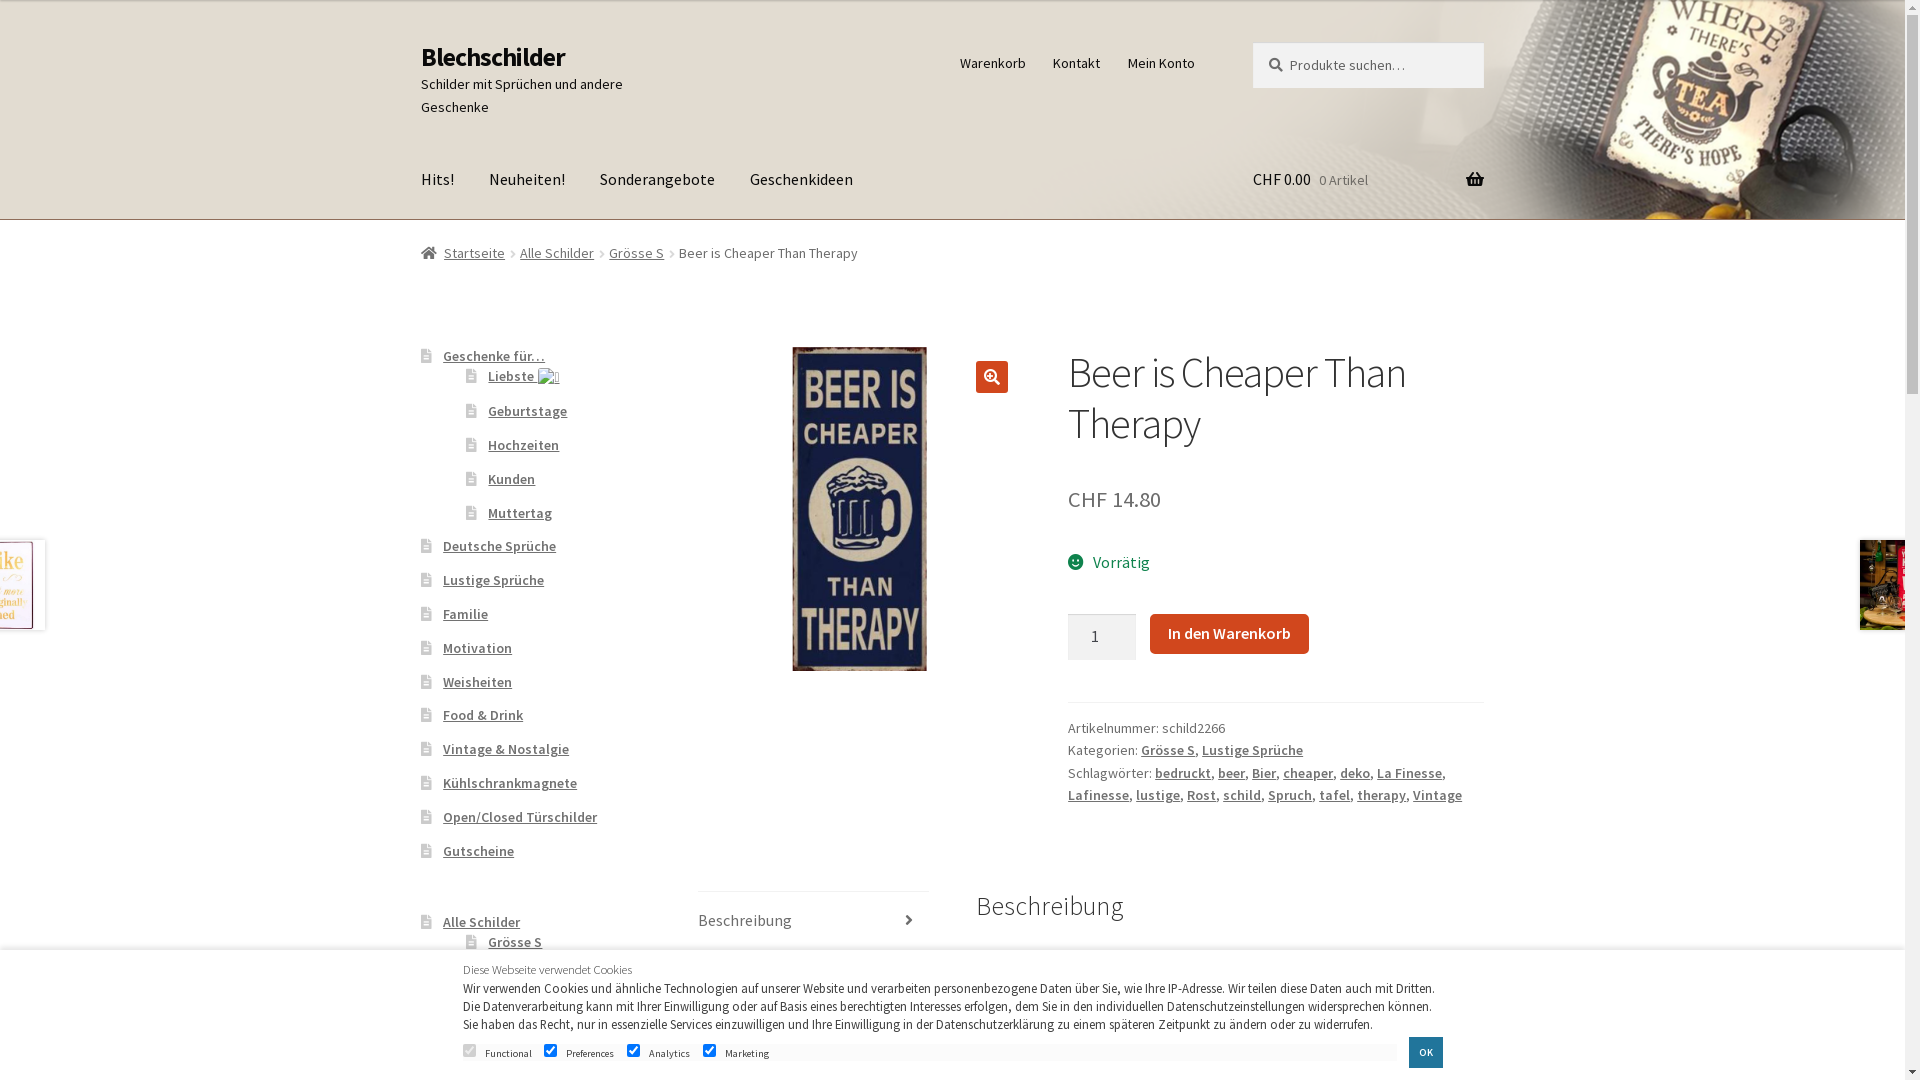 The height and width of the screenshot is (1080, 1920). I want to click on 'beer', so click(1230, 771).